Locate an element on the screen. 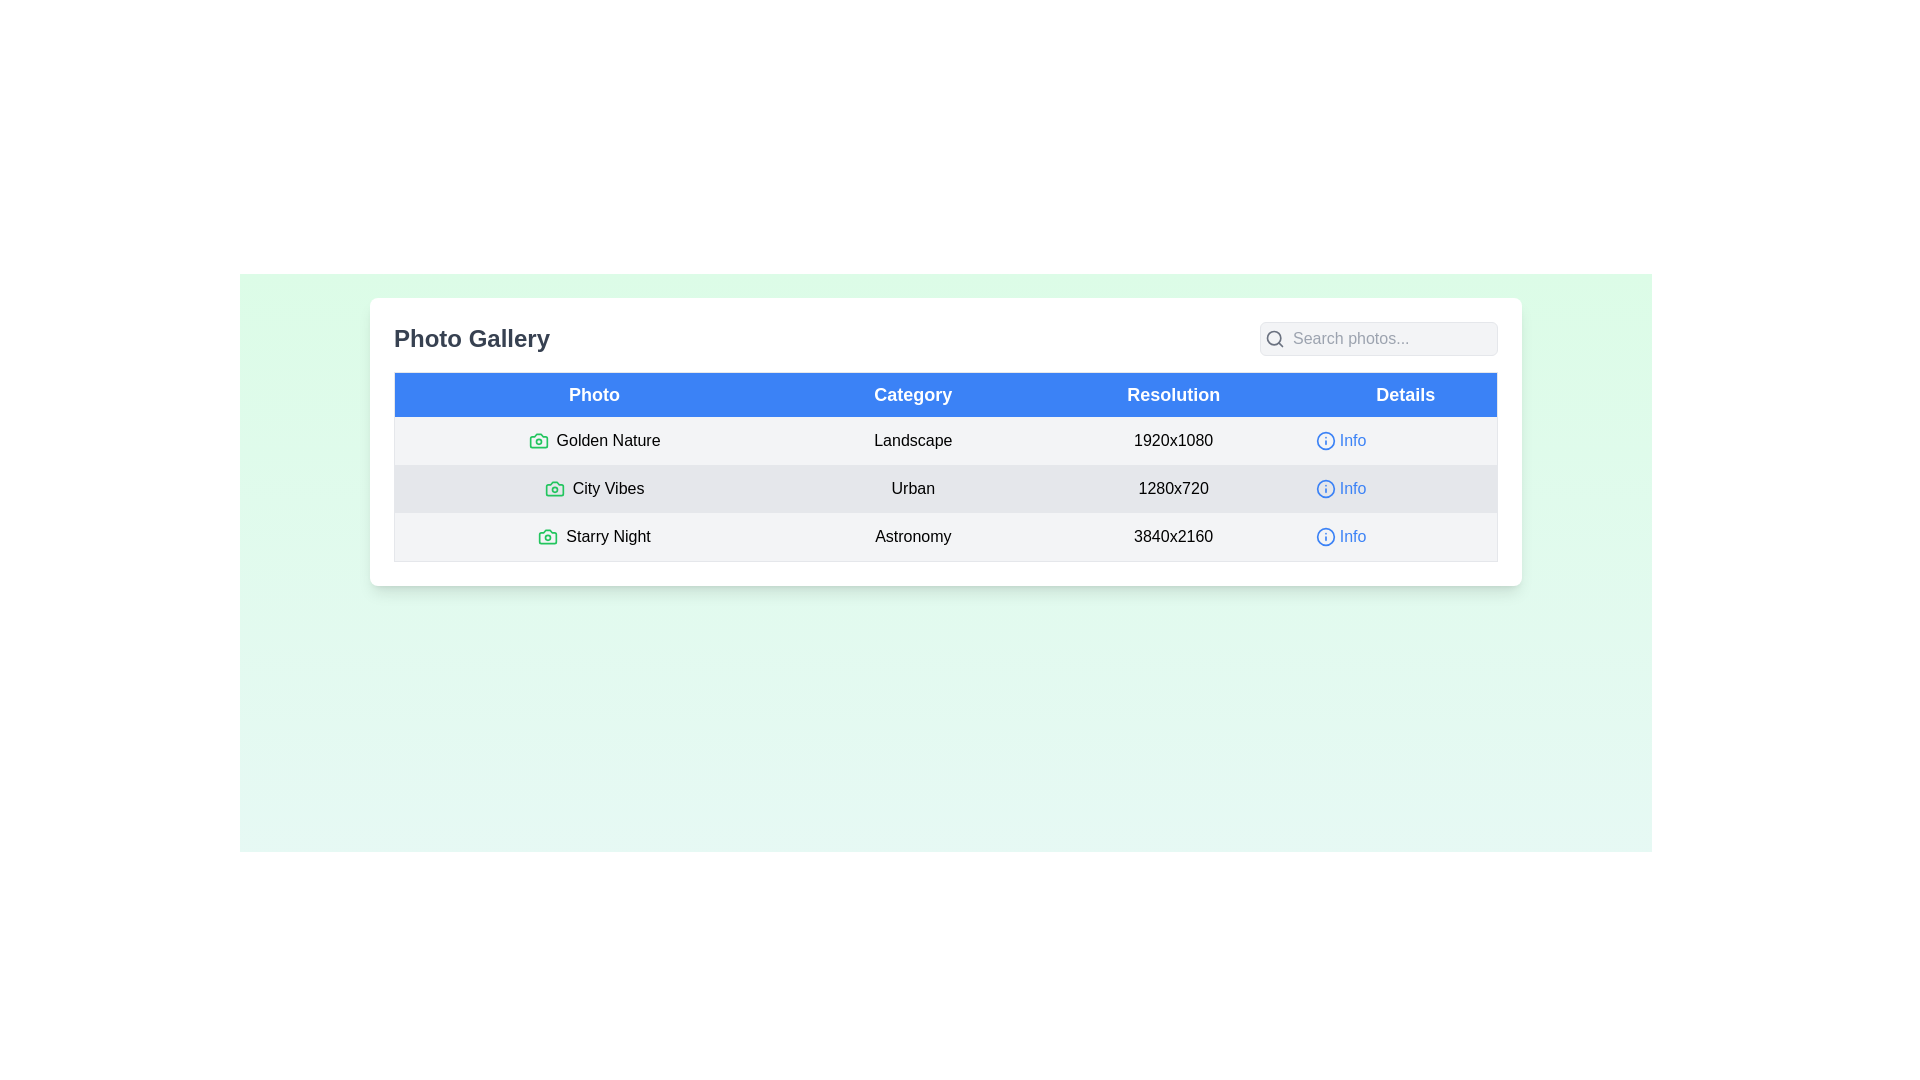 This screenshot has height=1080, width=1920. the first Text label with icon in the 'Photo' column of the data table, which serves as the title for the photo entry is located at coordinates (593, 439).